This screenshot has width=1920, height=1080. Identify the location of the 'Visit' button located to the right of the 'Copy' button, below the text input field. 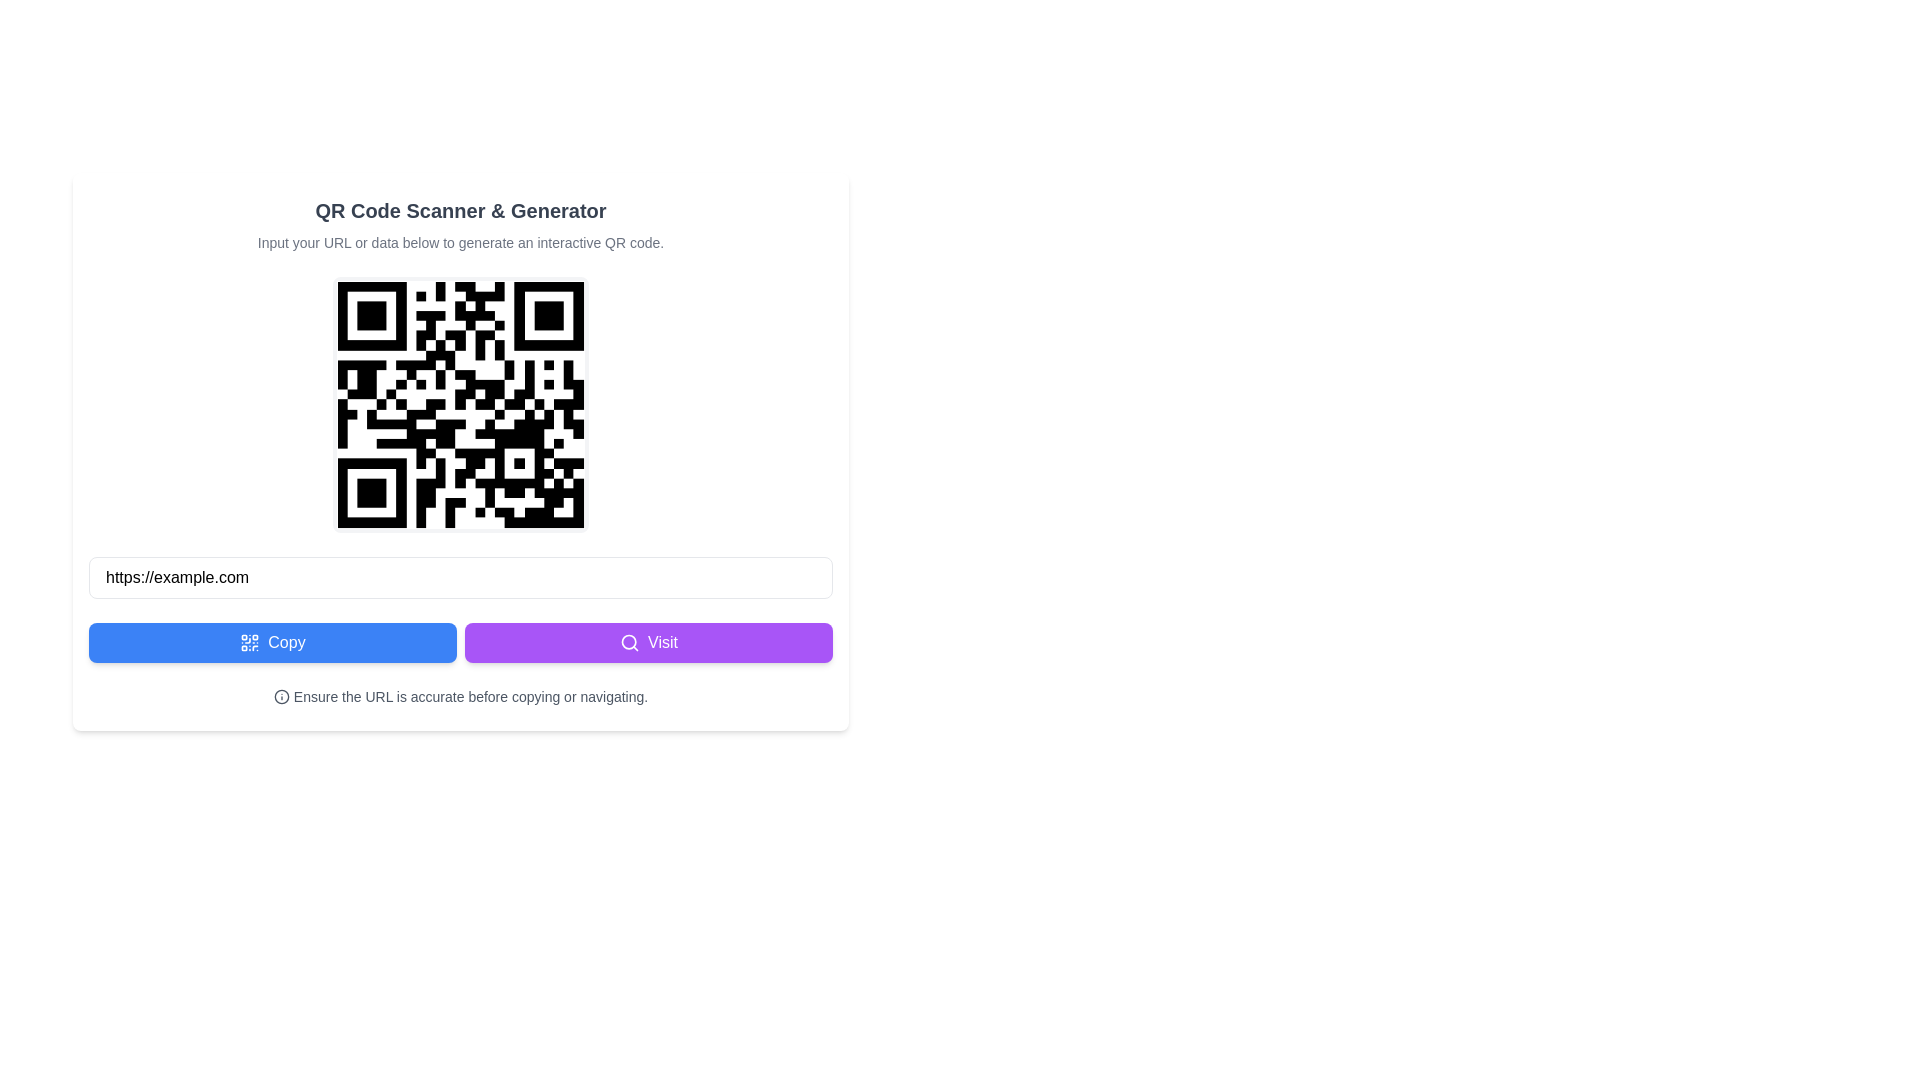
(648, 643).